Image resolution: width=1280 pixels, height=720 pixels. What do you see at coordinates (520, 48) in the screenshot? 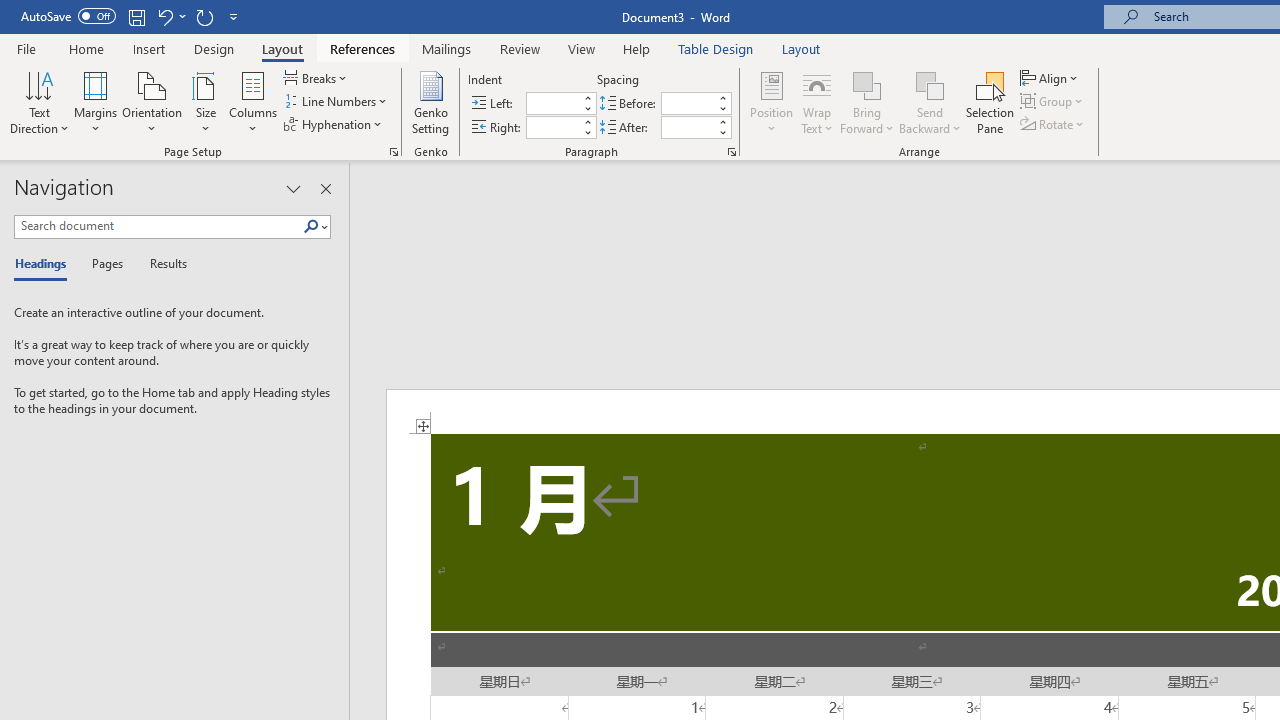
I see `'Review'` at bounding box center [520, 48].